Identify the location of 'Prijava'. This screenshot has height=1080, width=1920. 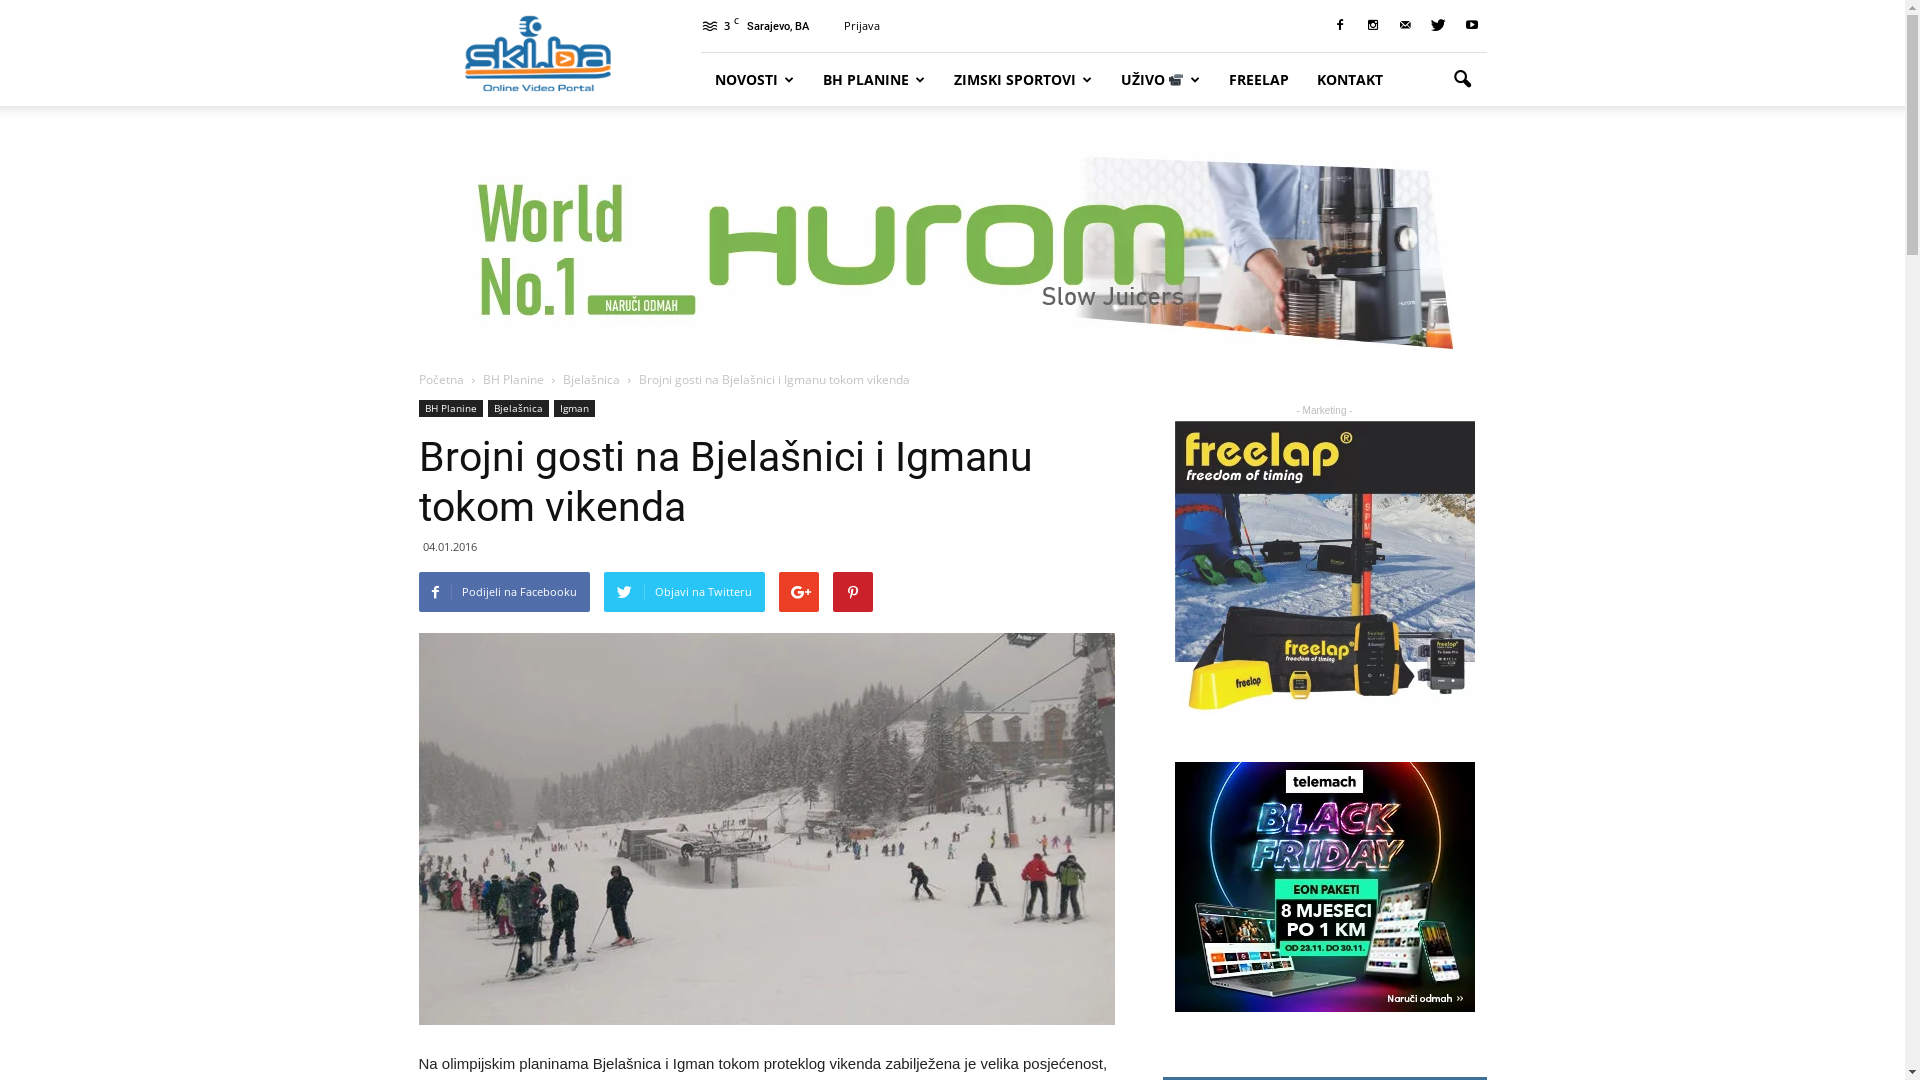
(862, 25).